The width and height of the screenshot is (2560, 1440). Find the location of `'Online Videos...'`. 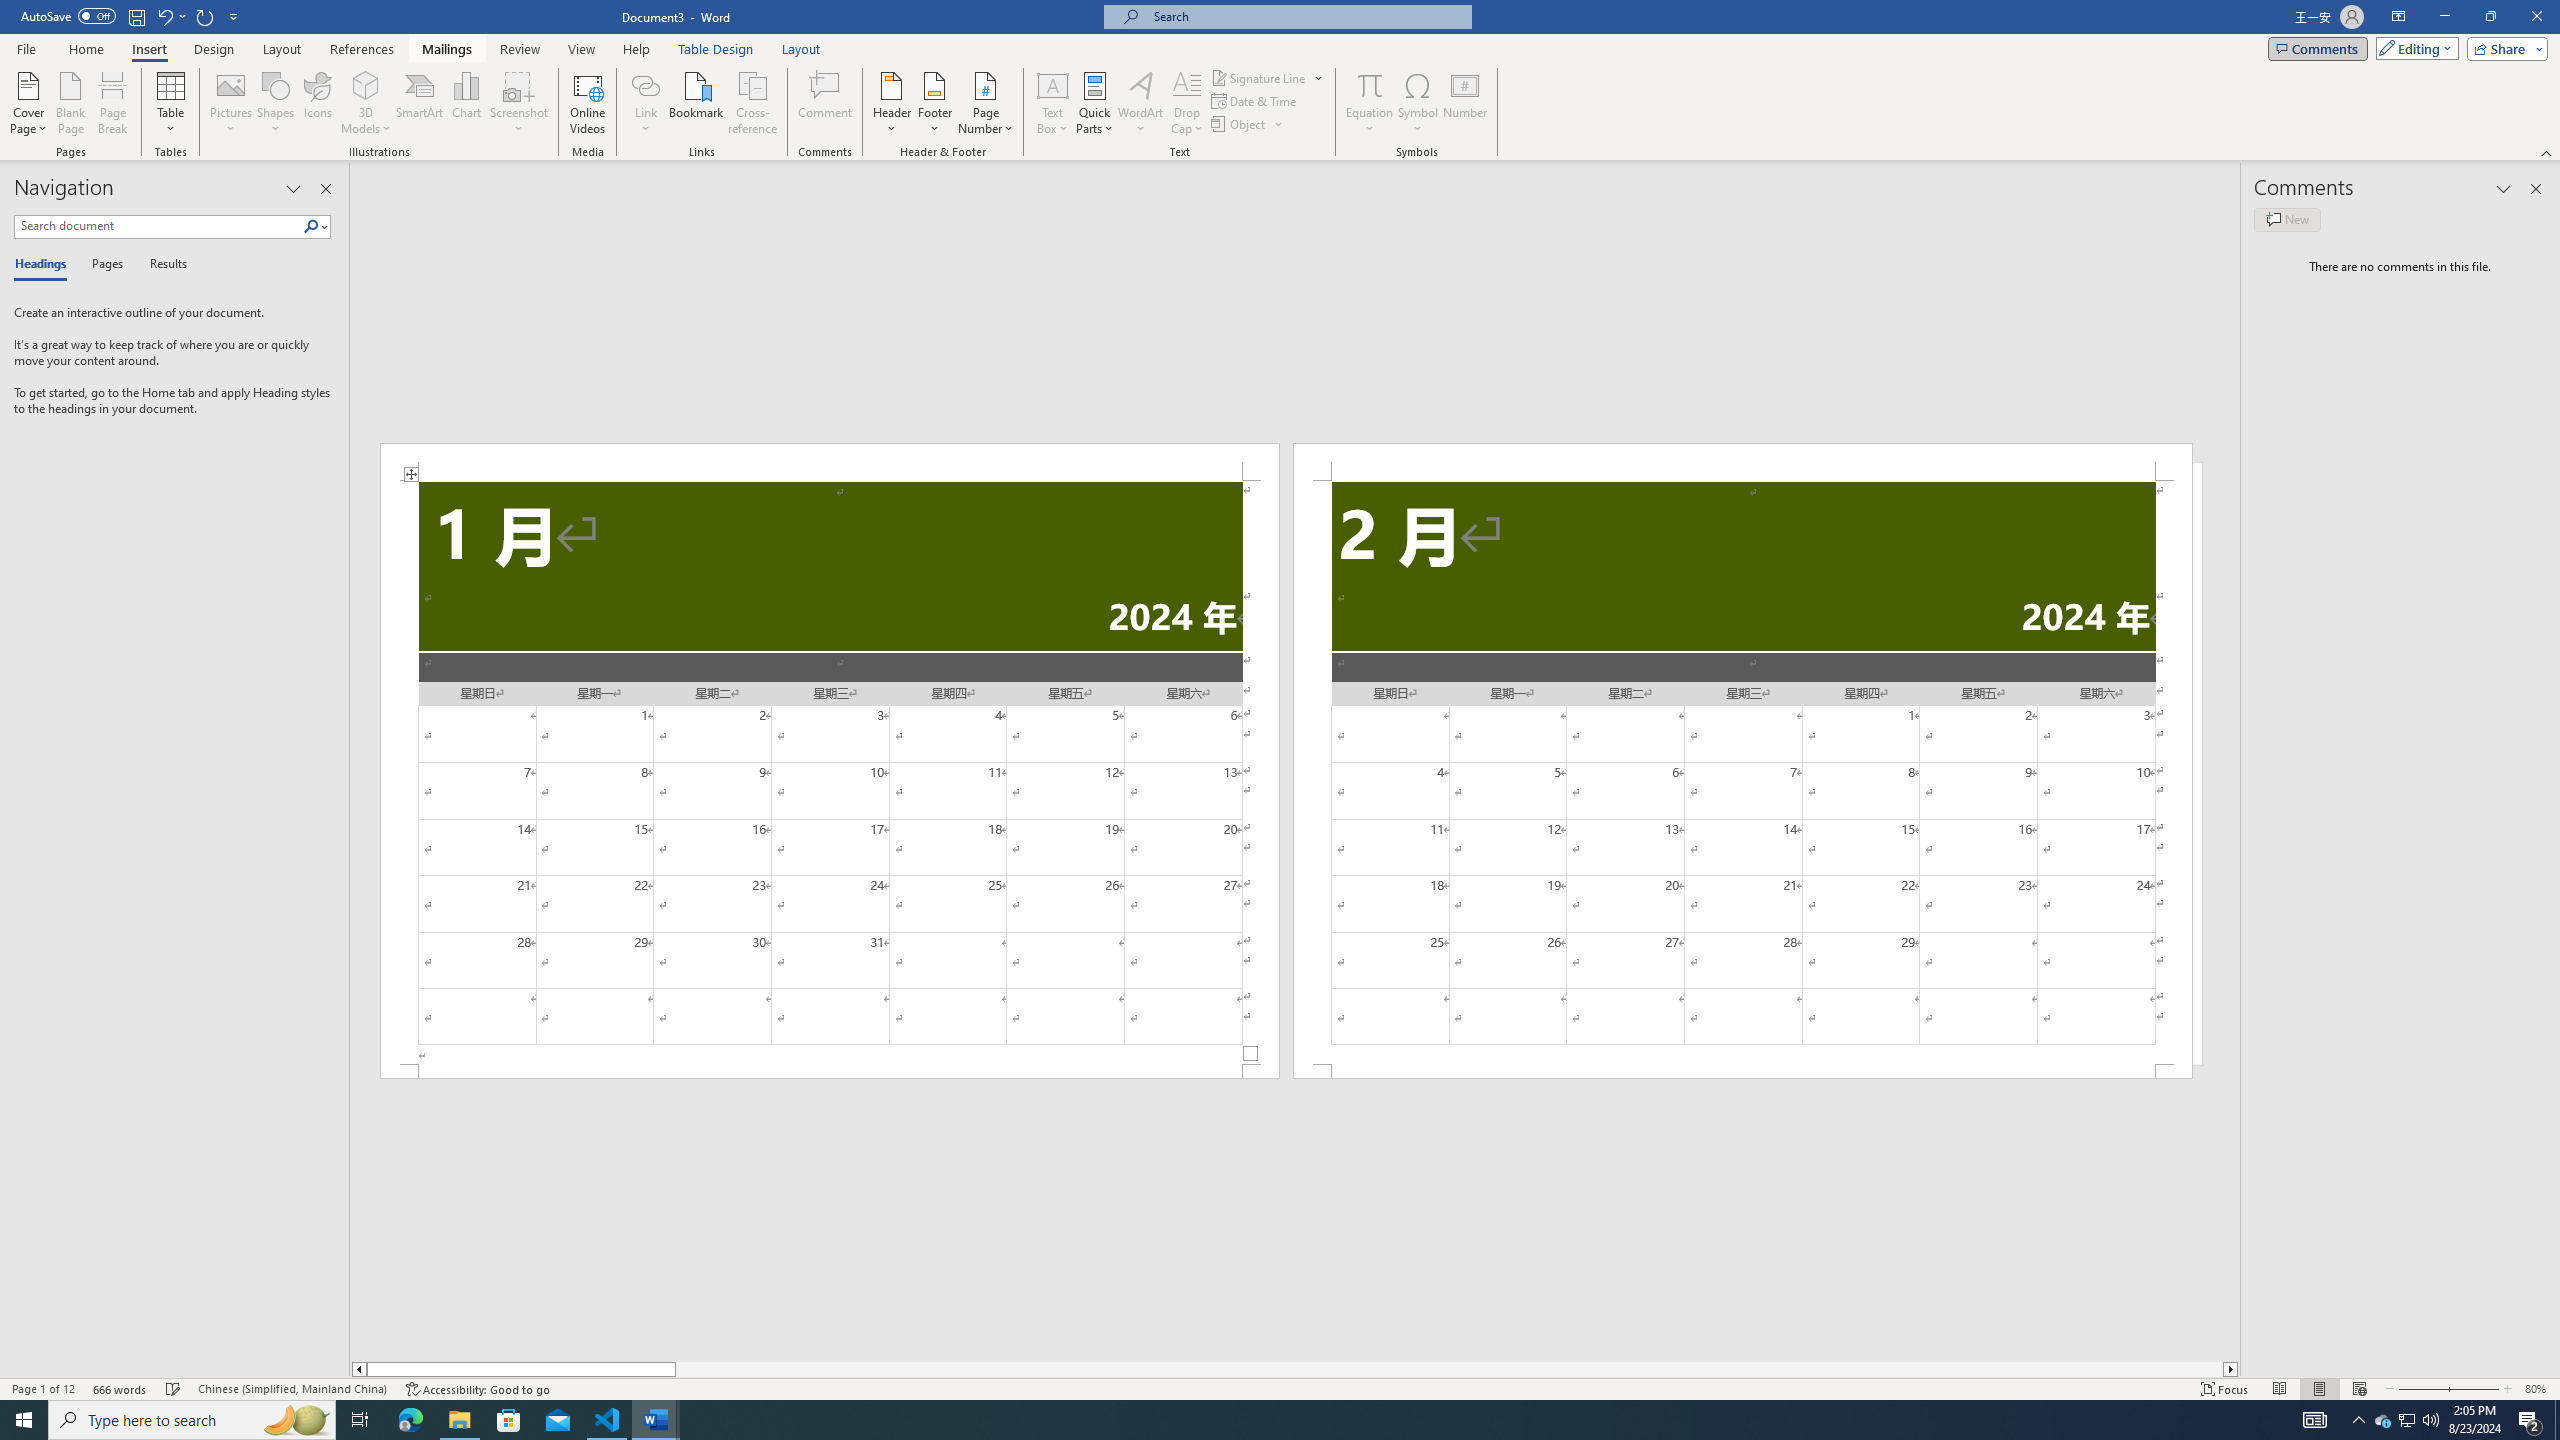

'Online Videos...' is located at coordinates (587, 103).